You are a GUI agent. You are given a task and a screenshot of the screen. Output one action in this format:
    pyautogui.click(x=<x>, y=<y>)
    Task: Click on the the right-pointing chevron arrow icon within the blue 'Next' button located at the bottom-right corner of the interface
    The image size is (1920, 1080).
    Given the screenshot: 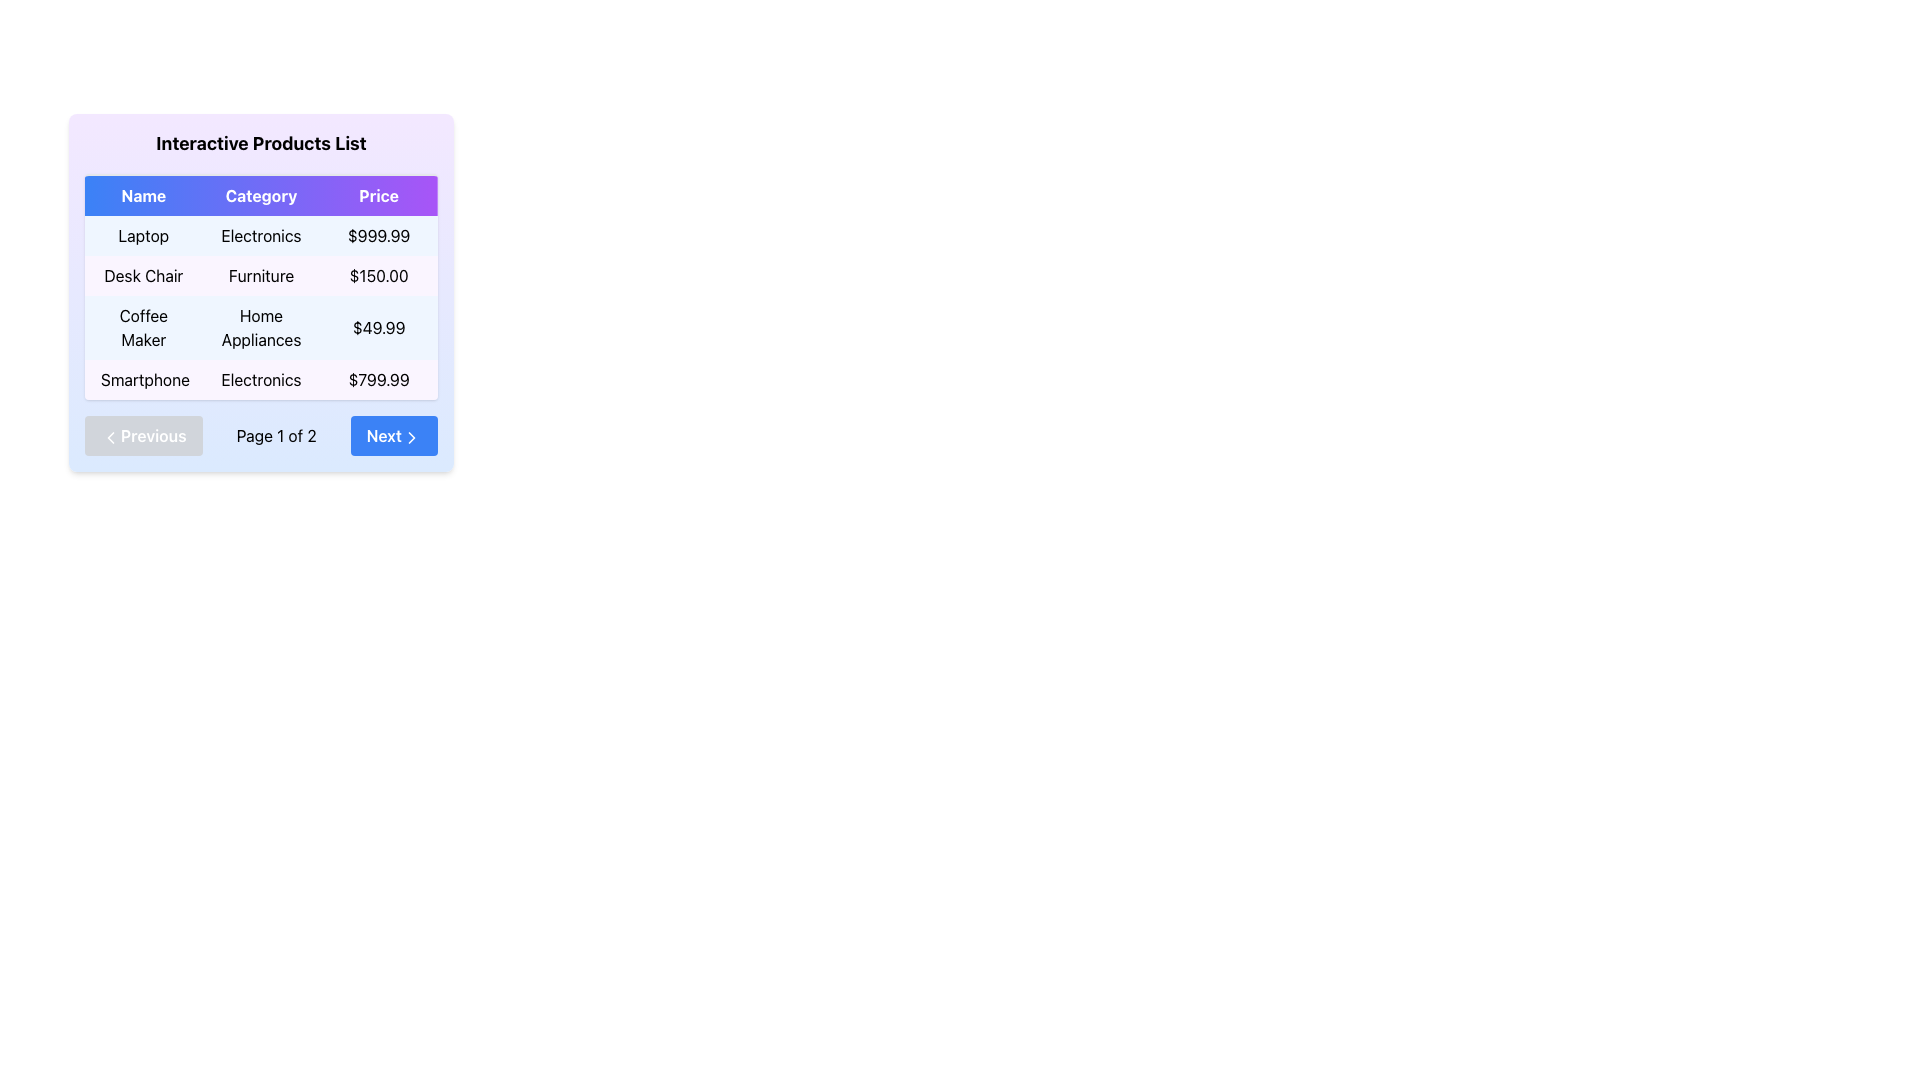 What is the action you would take?
    pyautogui.click(x=411, y=436)
    